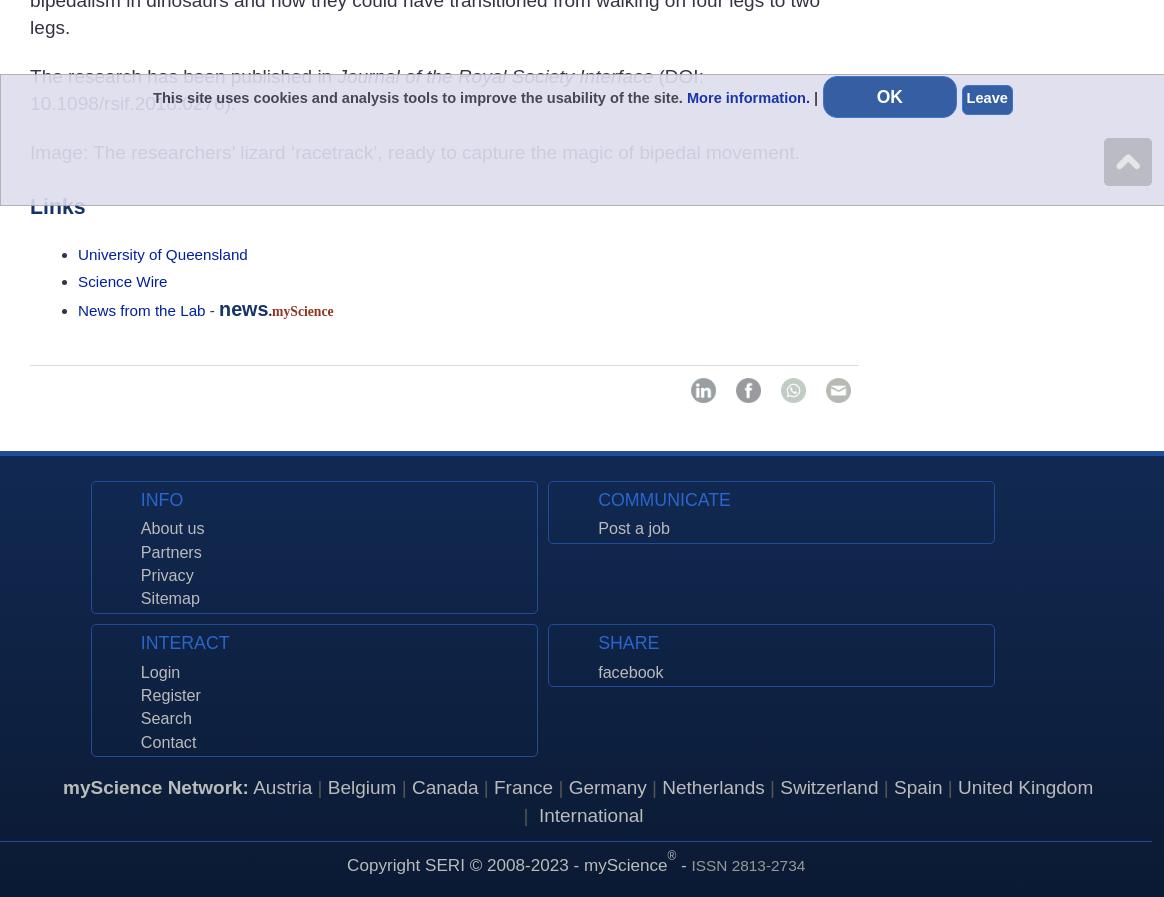  Describe the element at coordinates (165, 574) in the screenshot. I see `'Privacy'` at that location.